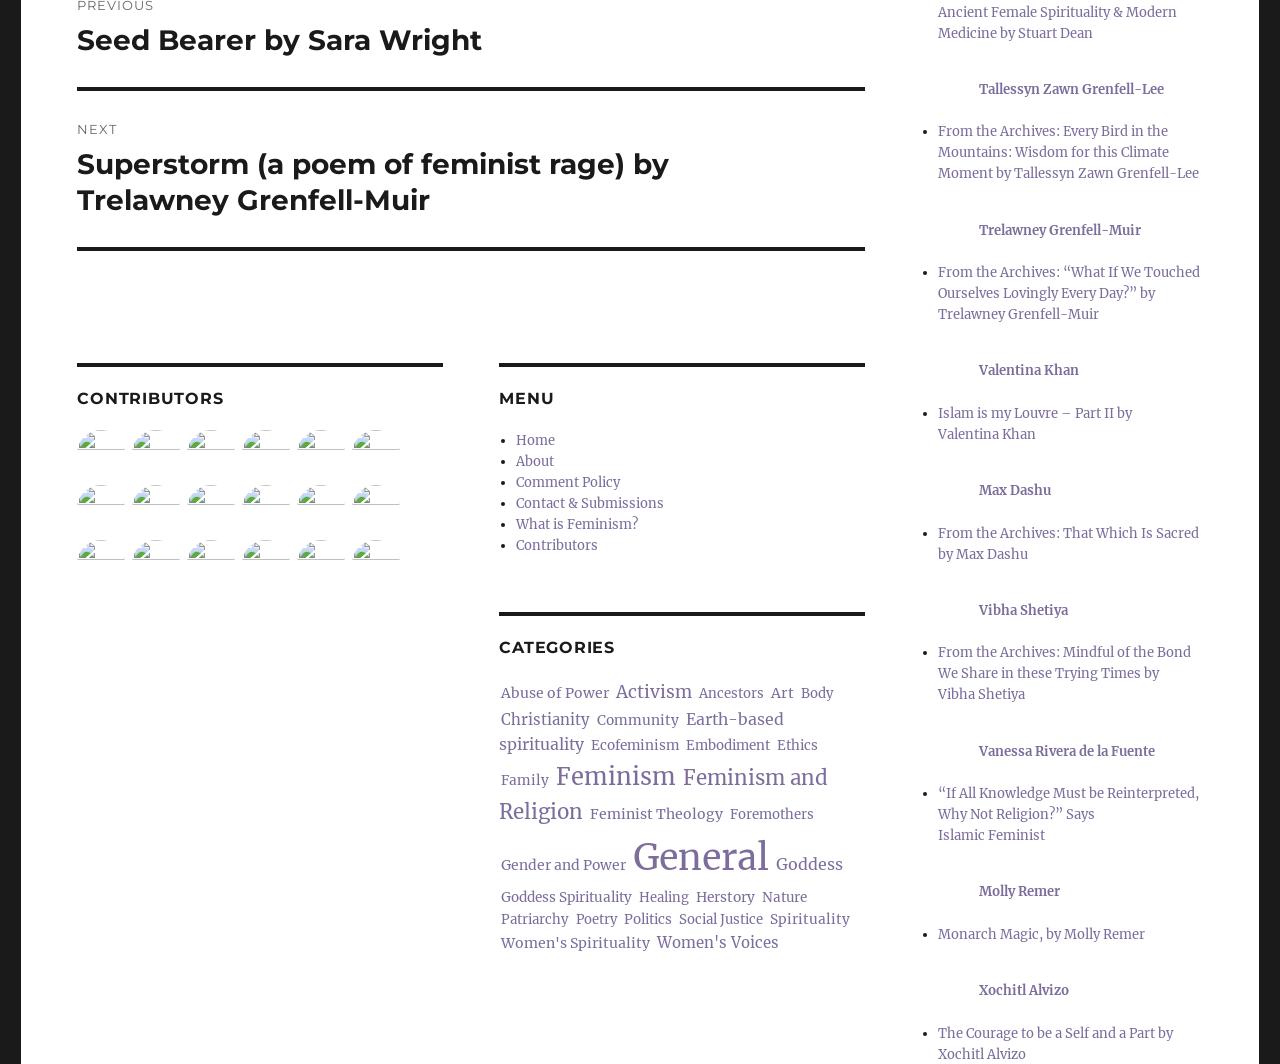  What do you see at coordinates (1023, 609) in the screenshot?
I see `'Vibha Shetiya'` at bounding box center [1023, 609].